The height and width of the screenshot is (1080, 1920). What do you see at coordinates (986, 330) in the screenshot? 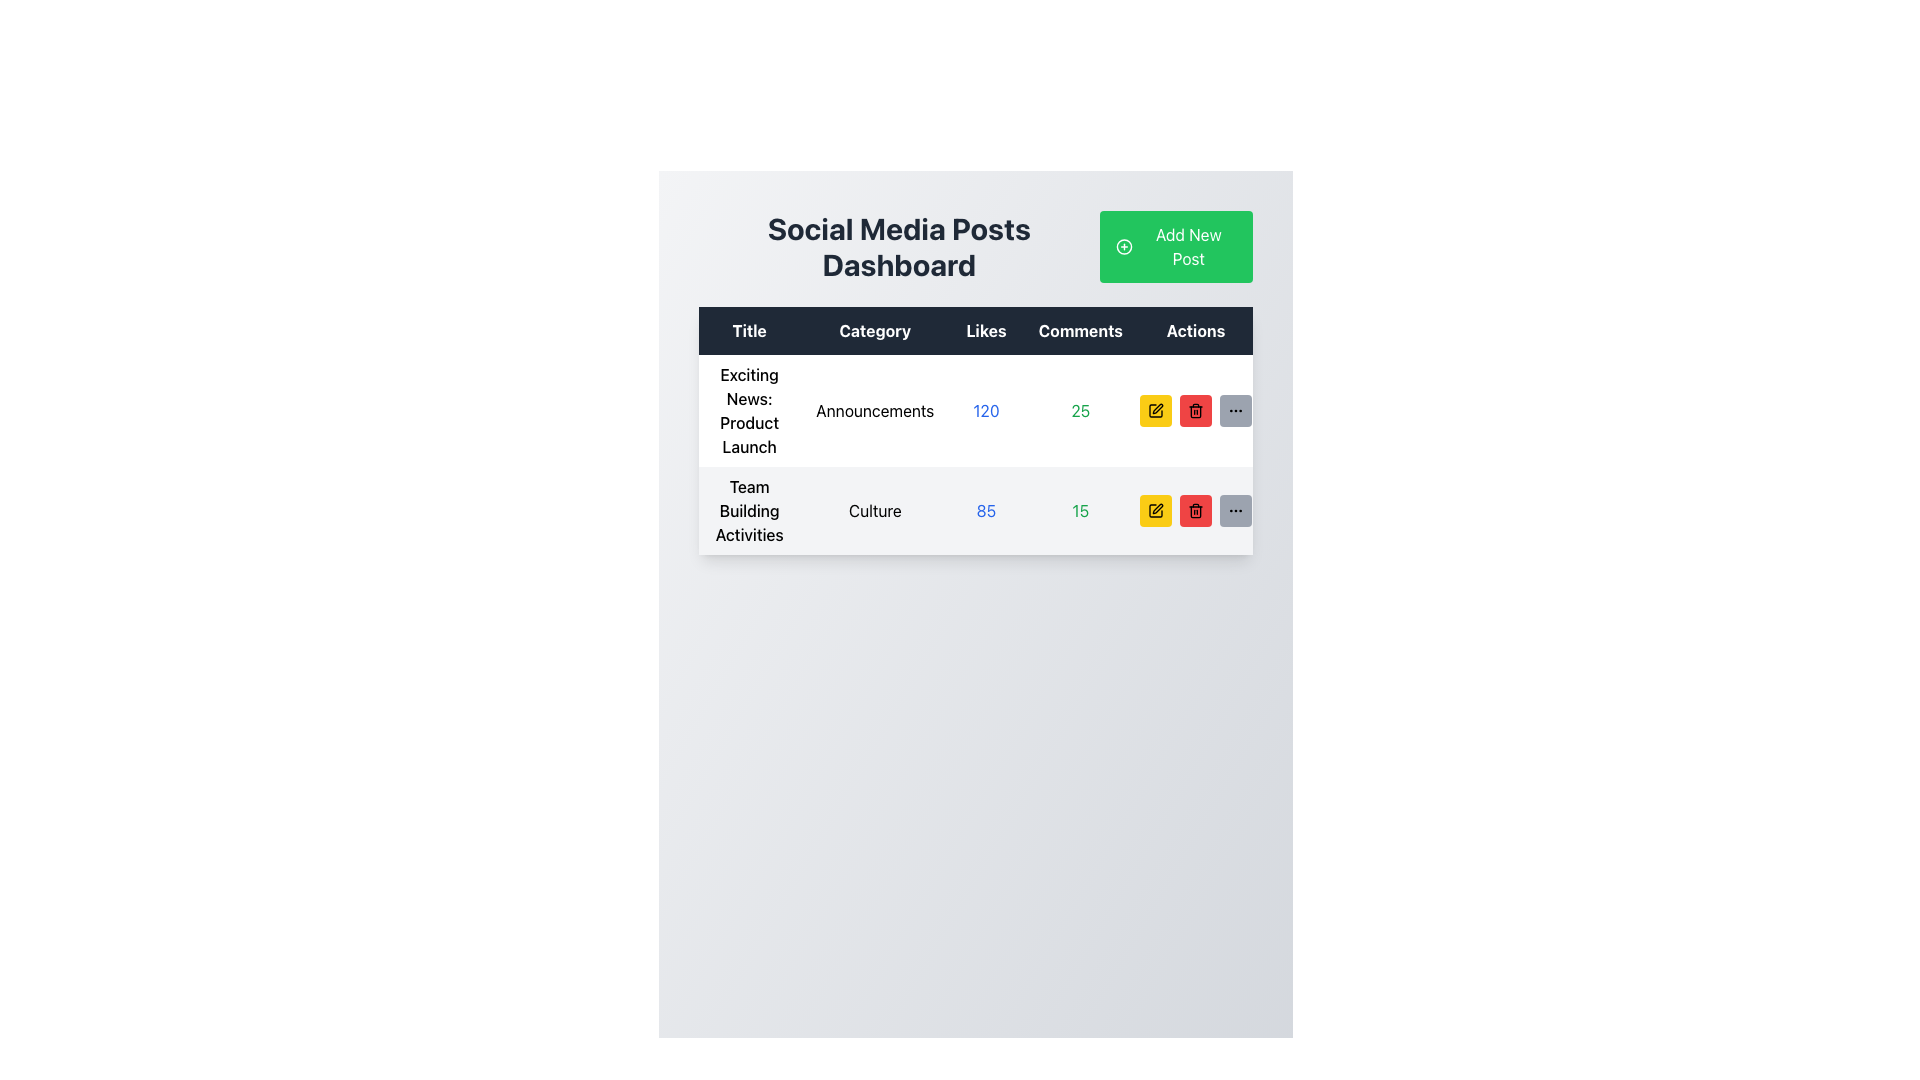
I see `the 'Likes' column header in the table, which serves as a static text indicating the data related to likes` at bounding box center [986, 330].